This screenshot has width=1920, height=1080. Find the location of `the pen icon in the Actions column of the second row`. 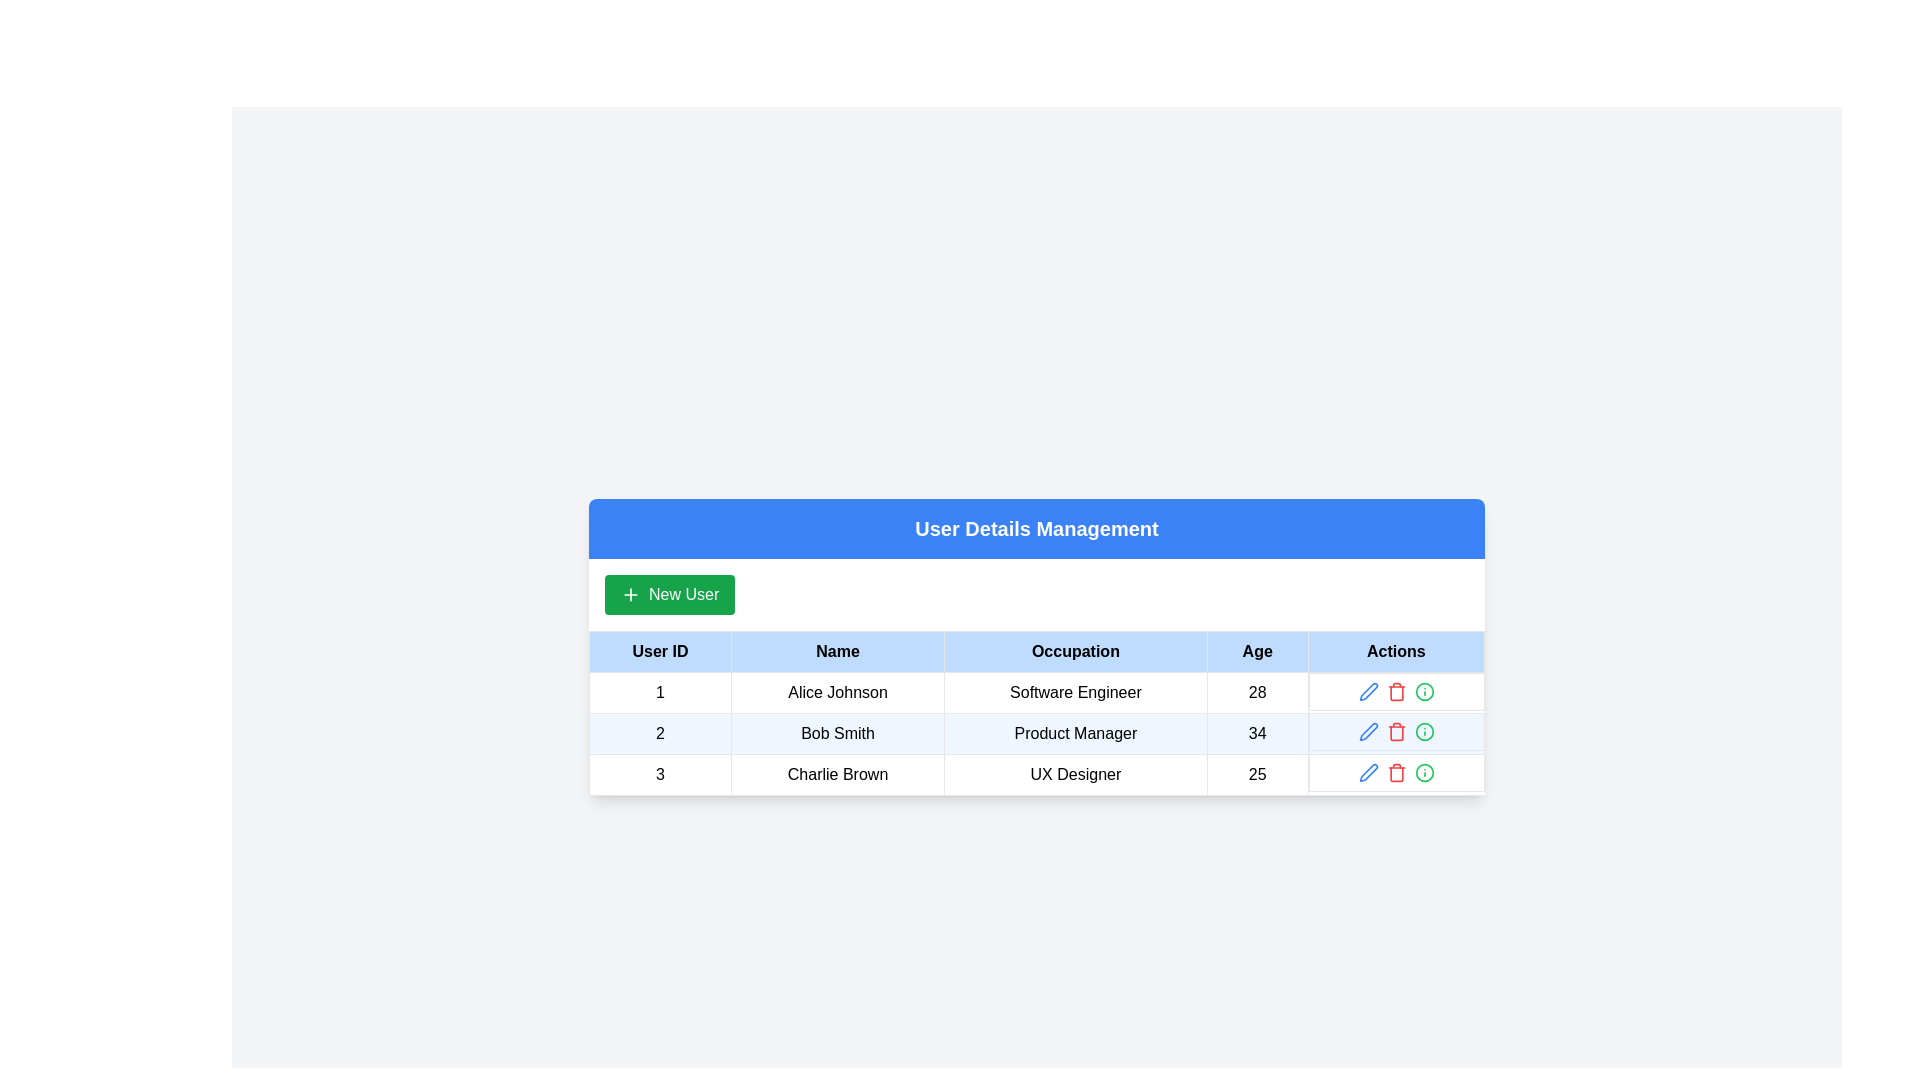

the pen icon in the Actions column of the second row is located at coordinates (1367, 690).